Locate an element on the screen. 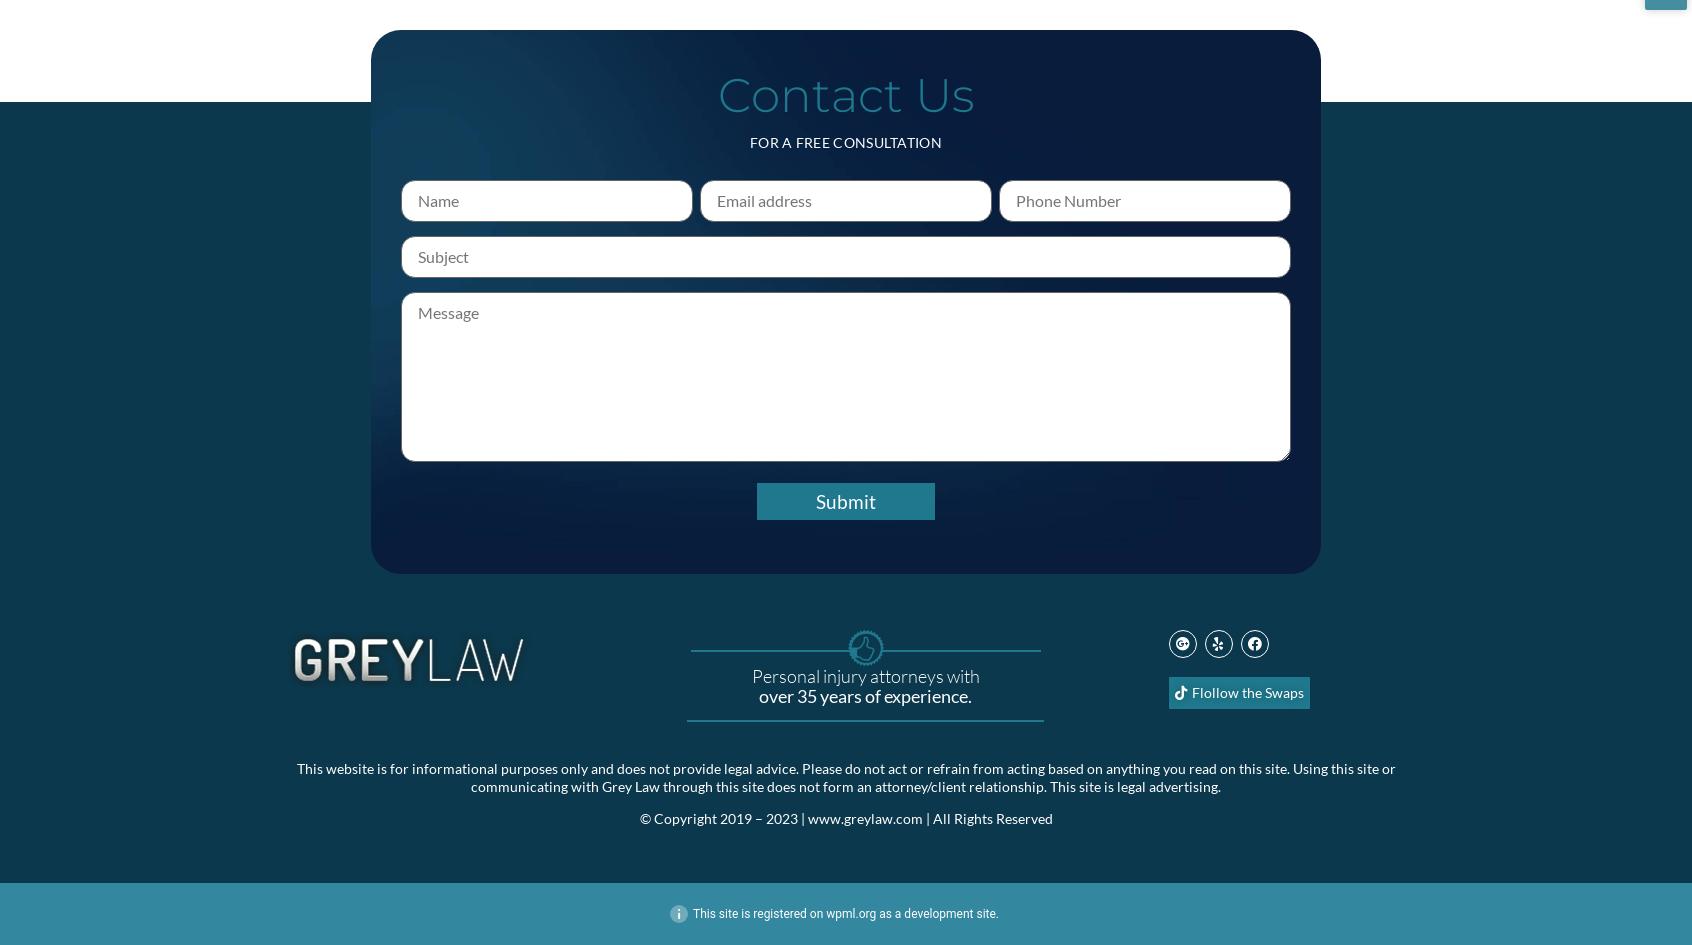 The width and height of the screenshot is (1692, 945). 'Personal injury attorneys with' is located at coordinates (863, 675).